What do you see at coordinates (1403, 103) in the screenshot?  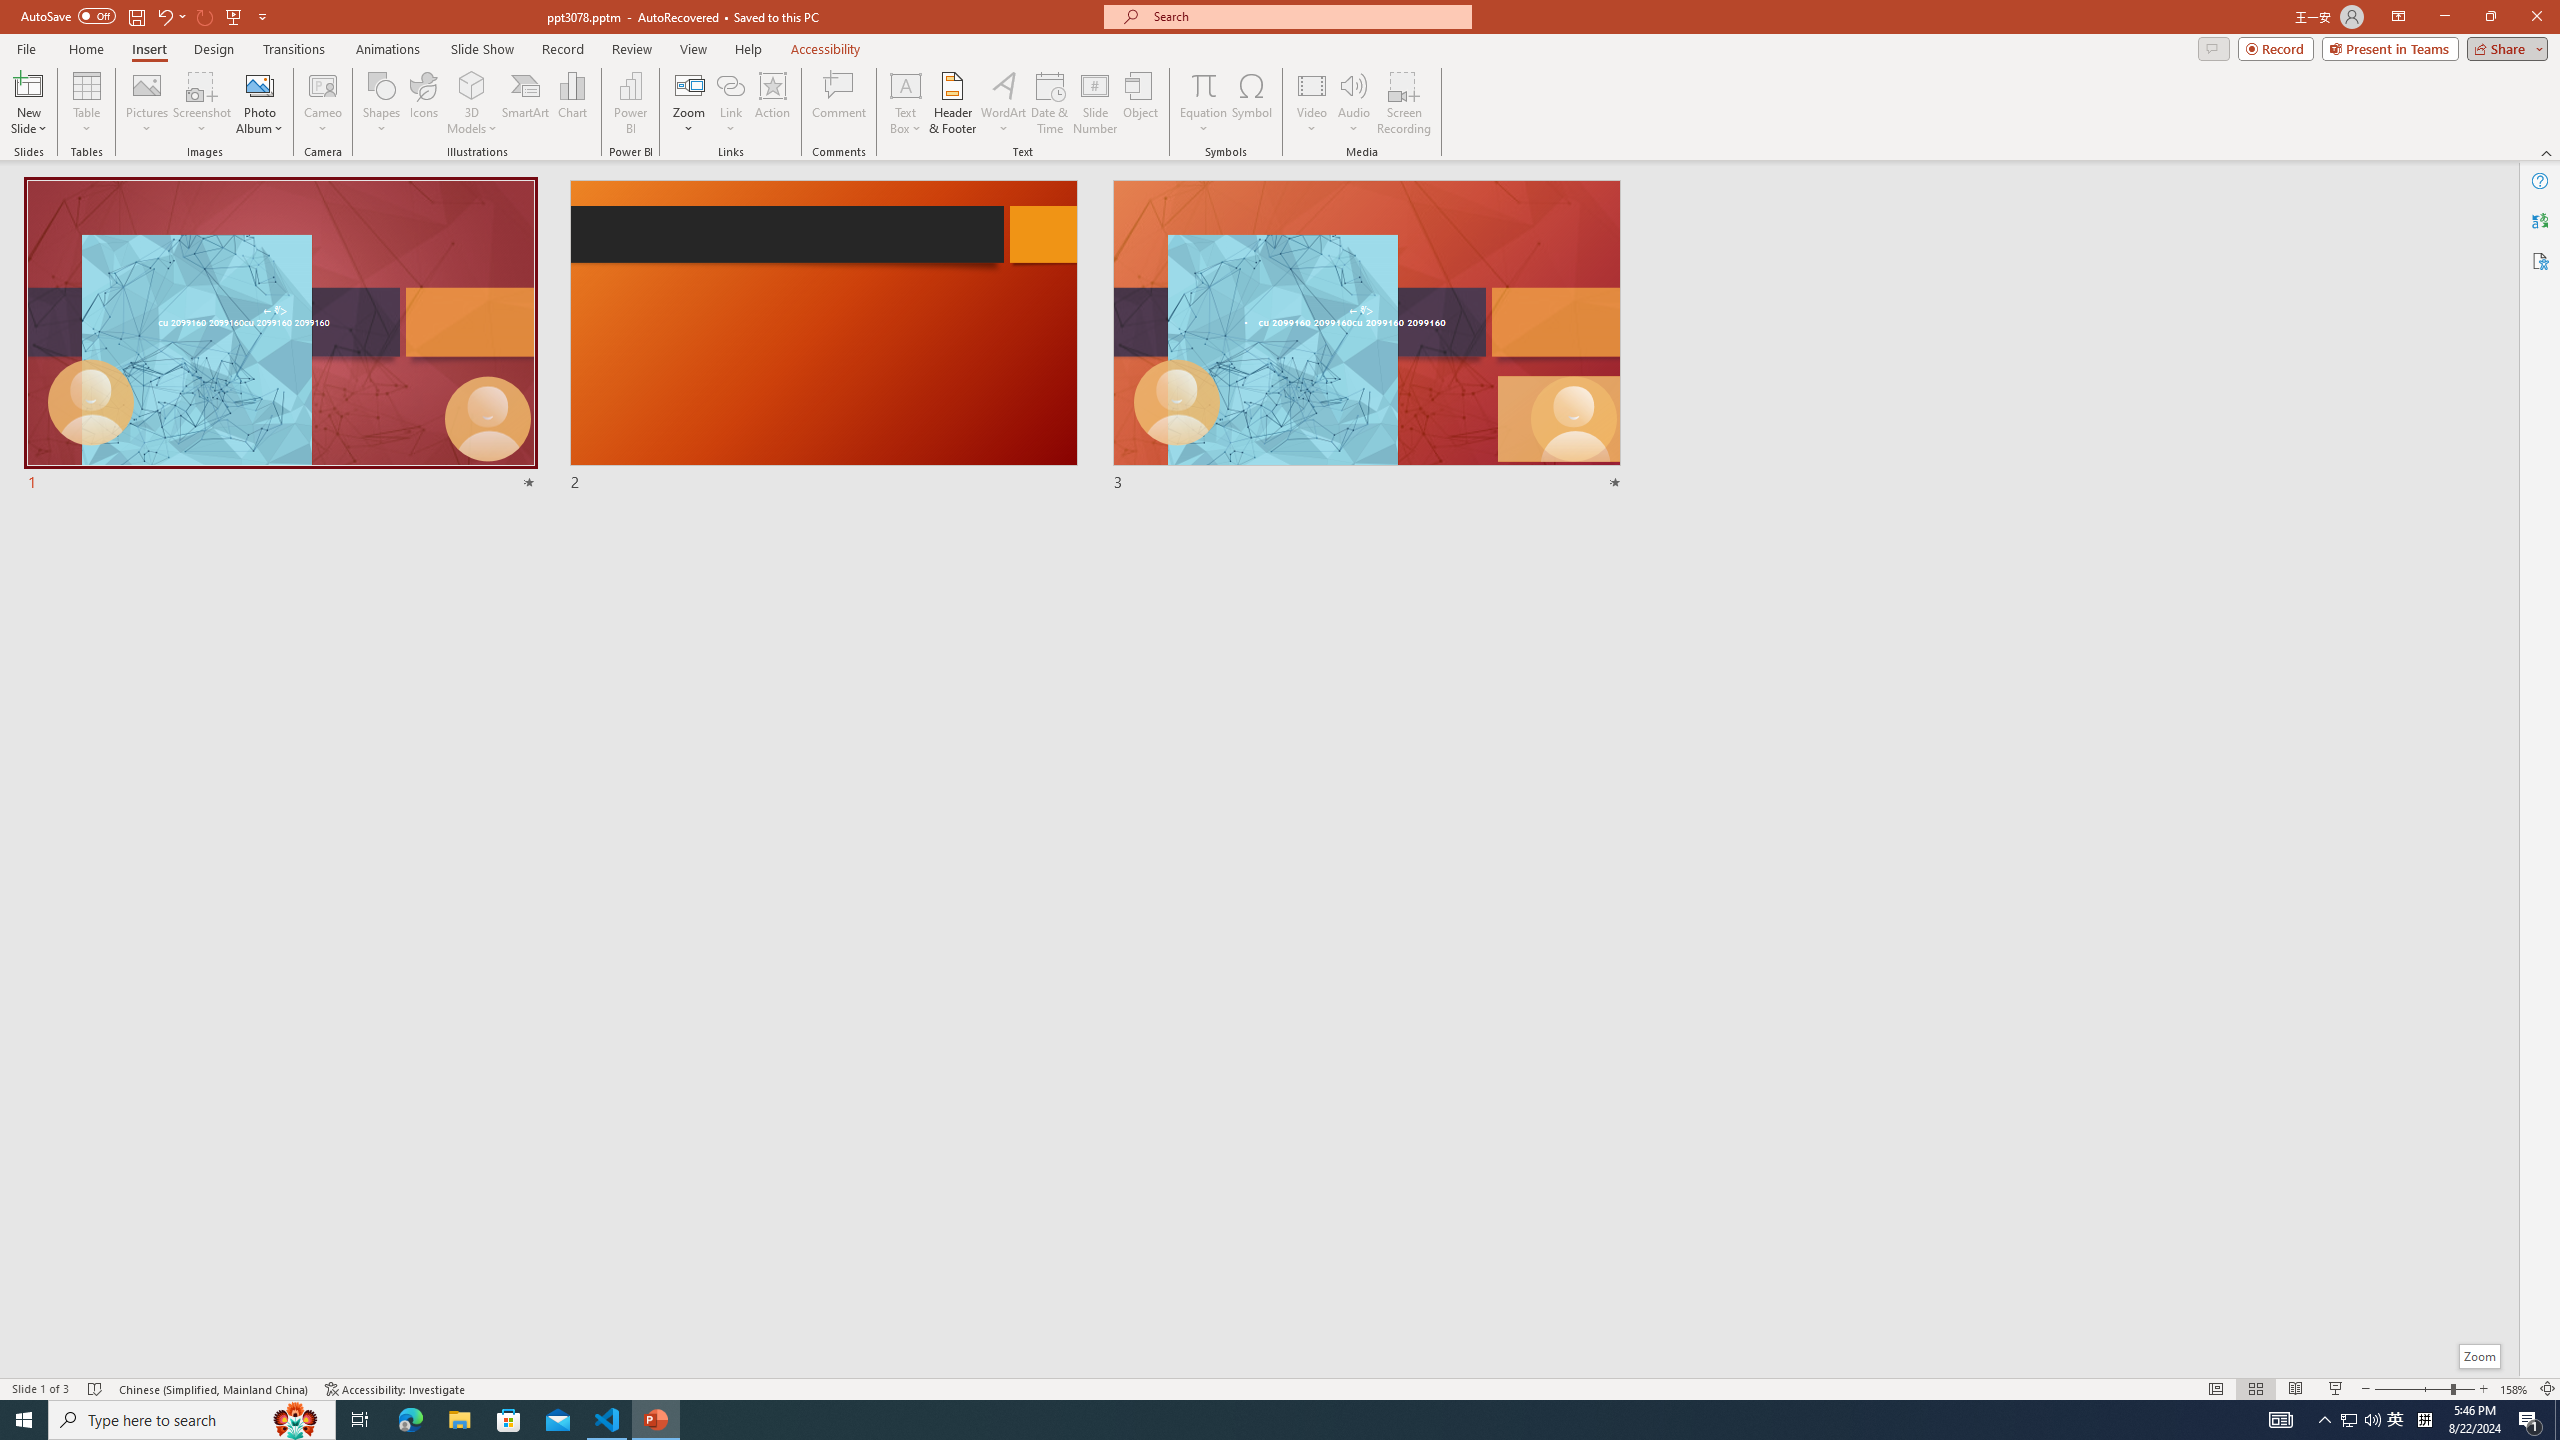 I see `'Screen Recording...'` at bounding box center [1403, 103].